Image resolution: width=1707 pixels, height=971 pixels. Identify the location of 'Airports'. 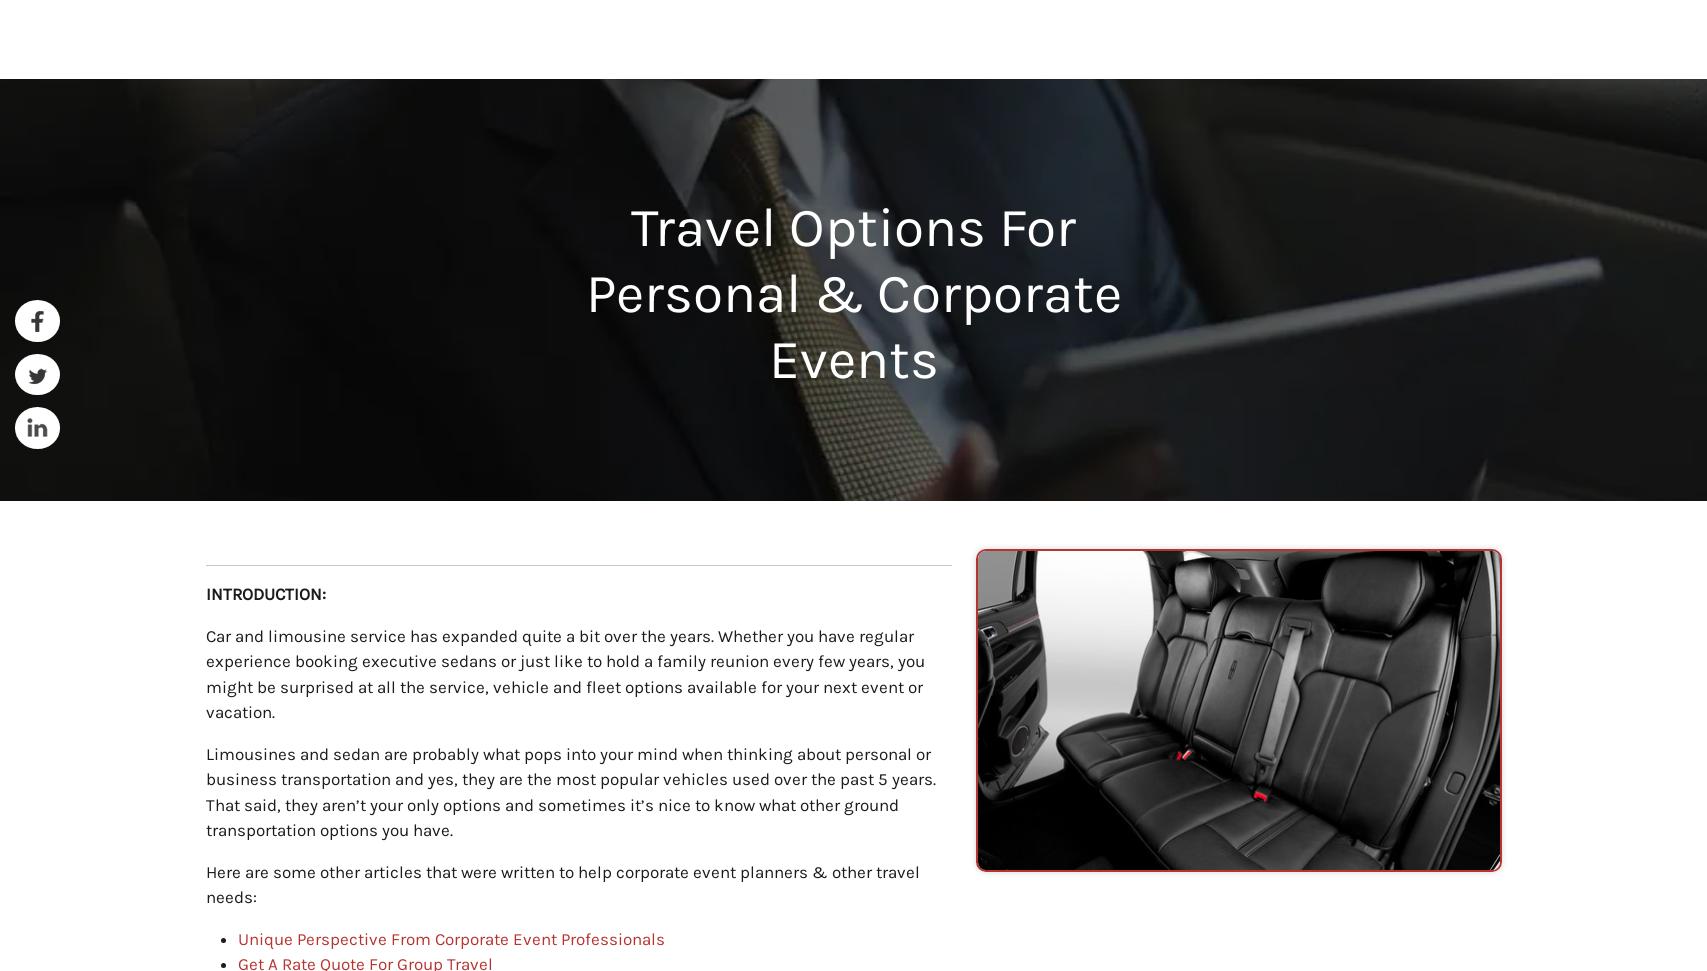
(267, 29).